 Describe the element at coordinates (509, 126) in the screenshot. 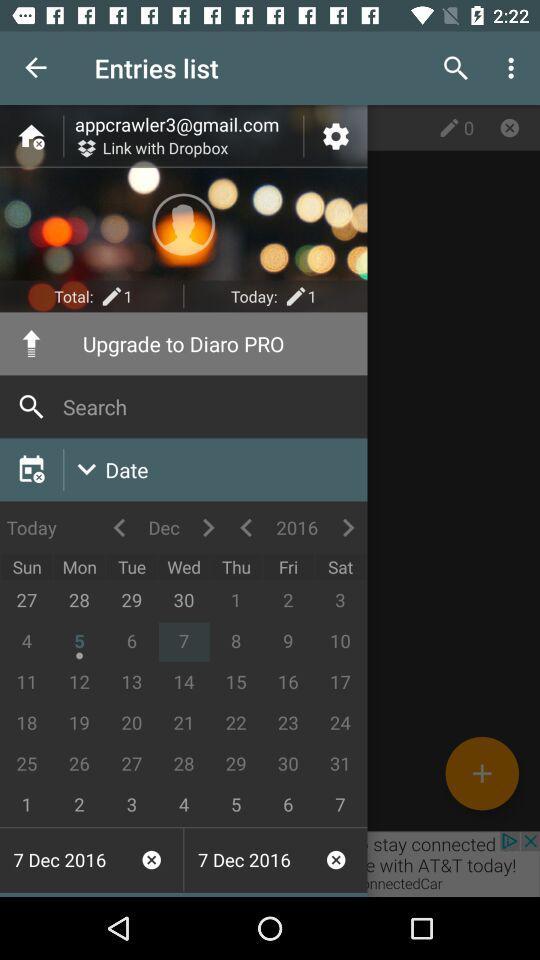

I see `the close icon` at that location.